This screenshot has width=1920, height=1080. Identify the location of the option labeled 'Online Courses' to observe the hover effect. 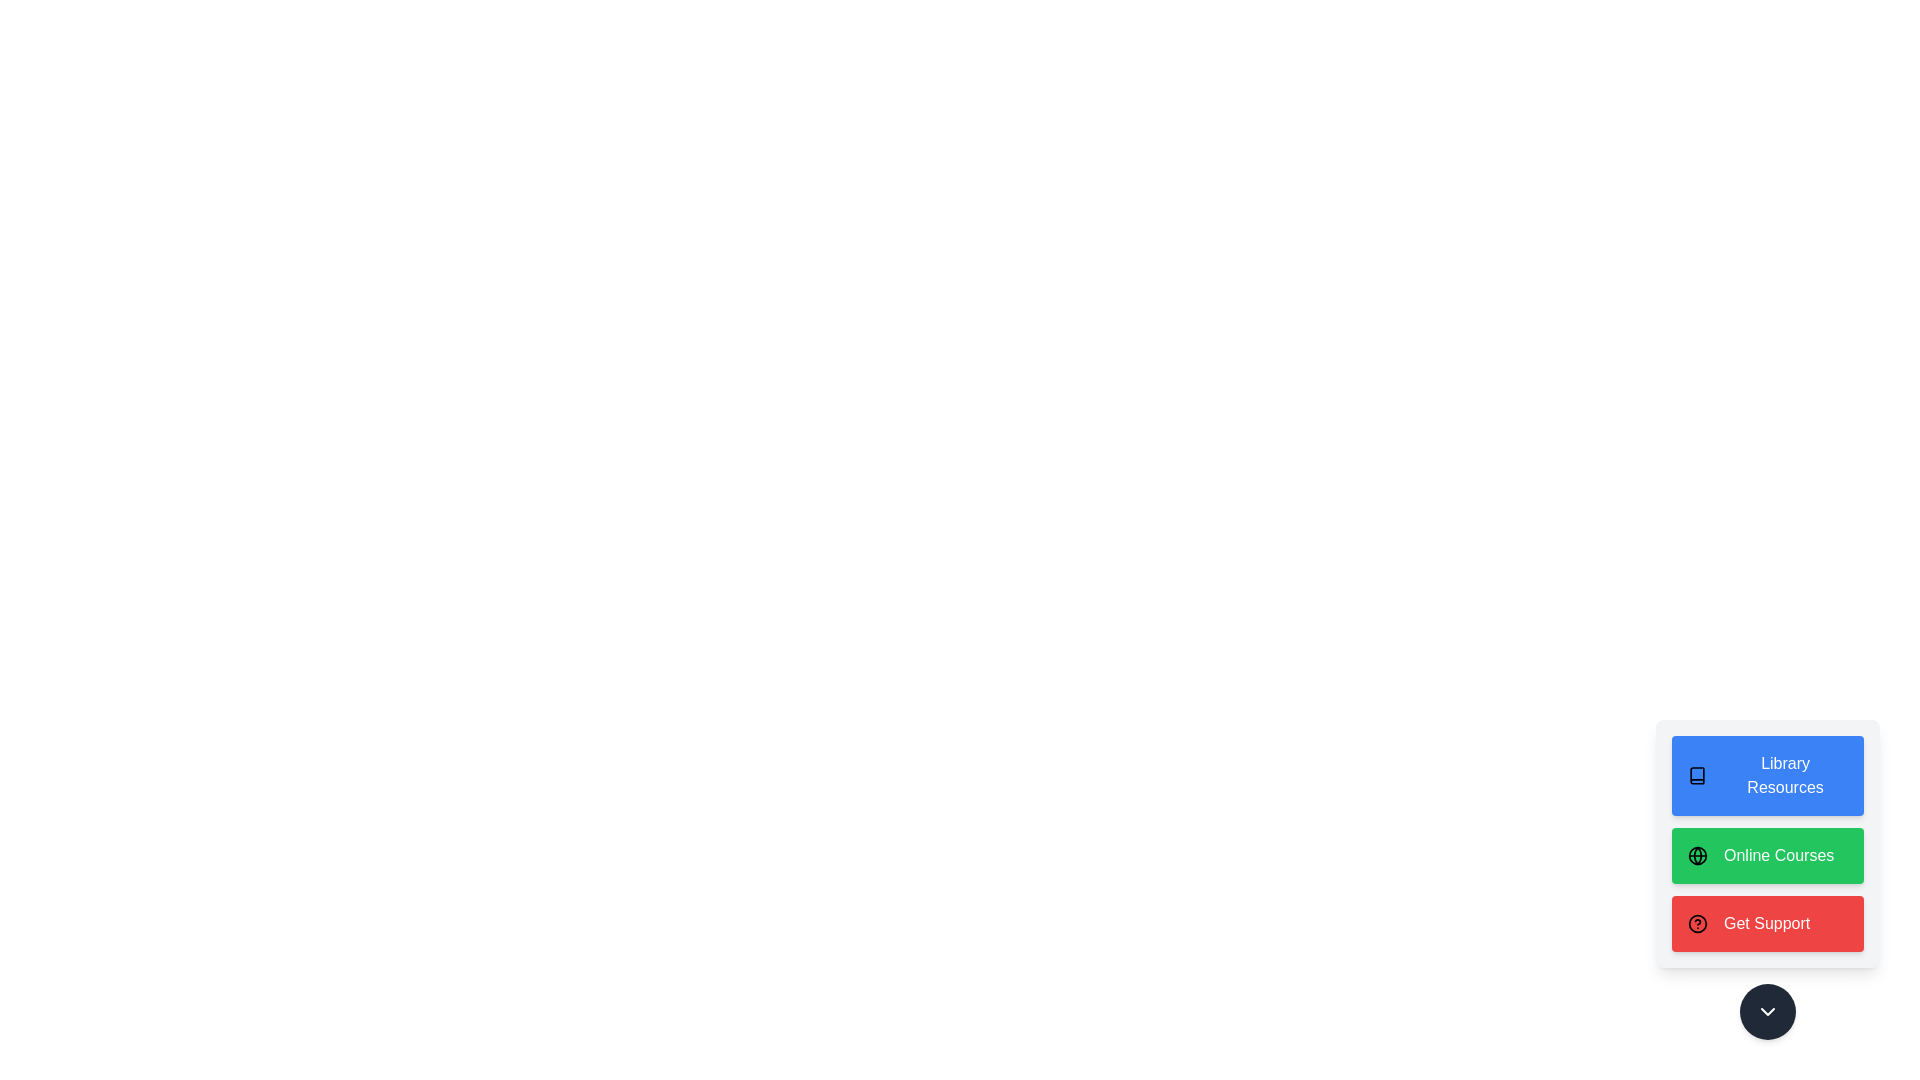
(1767, 855).